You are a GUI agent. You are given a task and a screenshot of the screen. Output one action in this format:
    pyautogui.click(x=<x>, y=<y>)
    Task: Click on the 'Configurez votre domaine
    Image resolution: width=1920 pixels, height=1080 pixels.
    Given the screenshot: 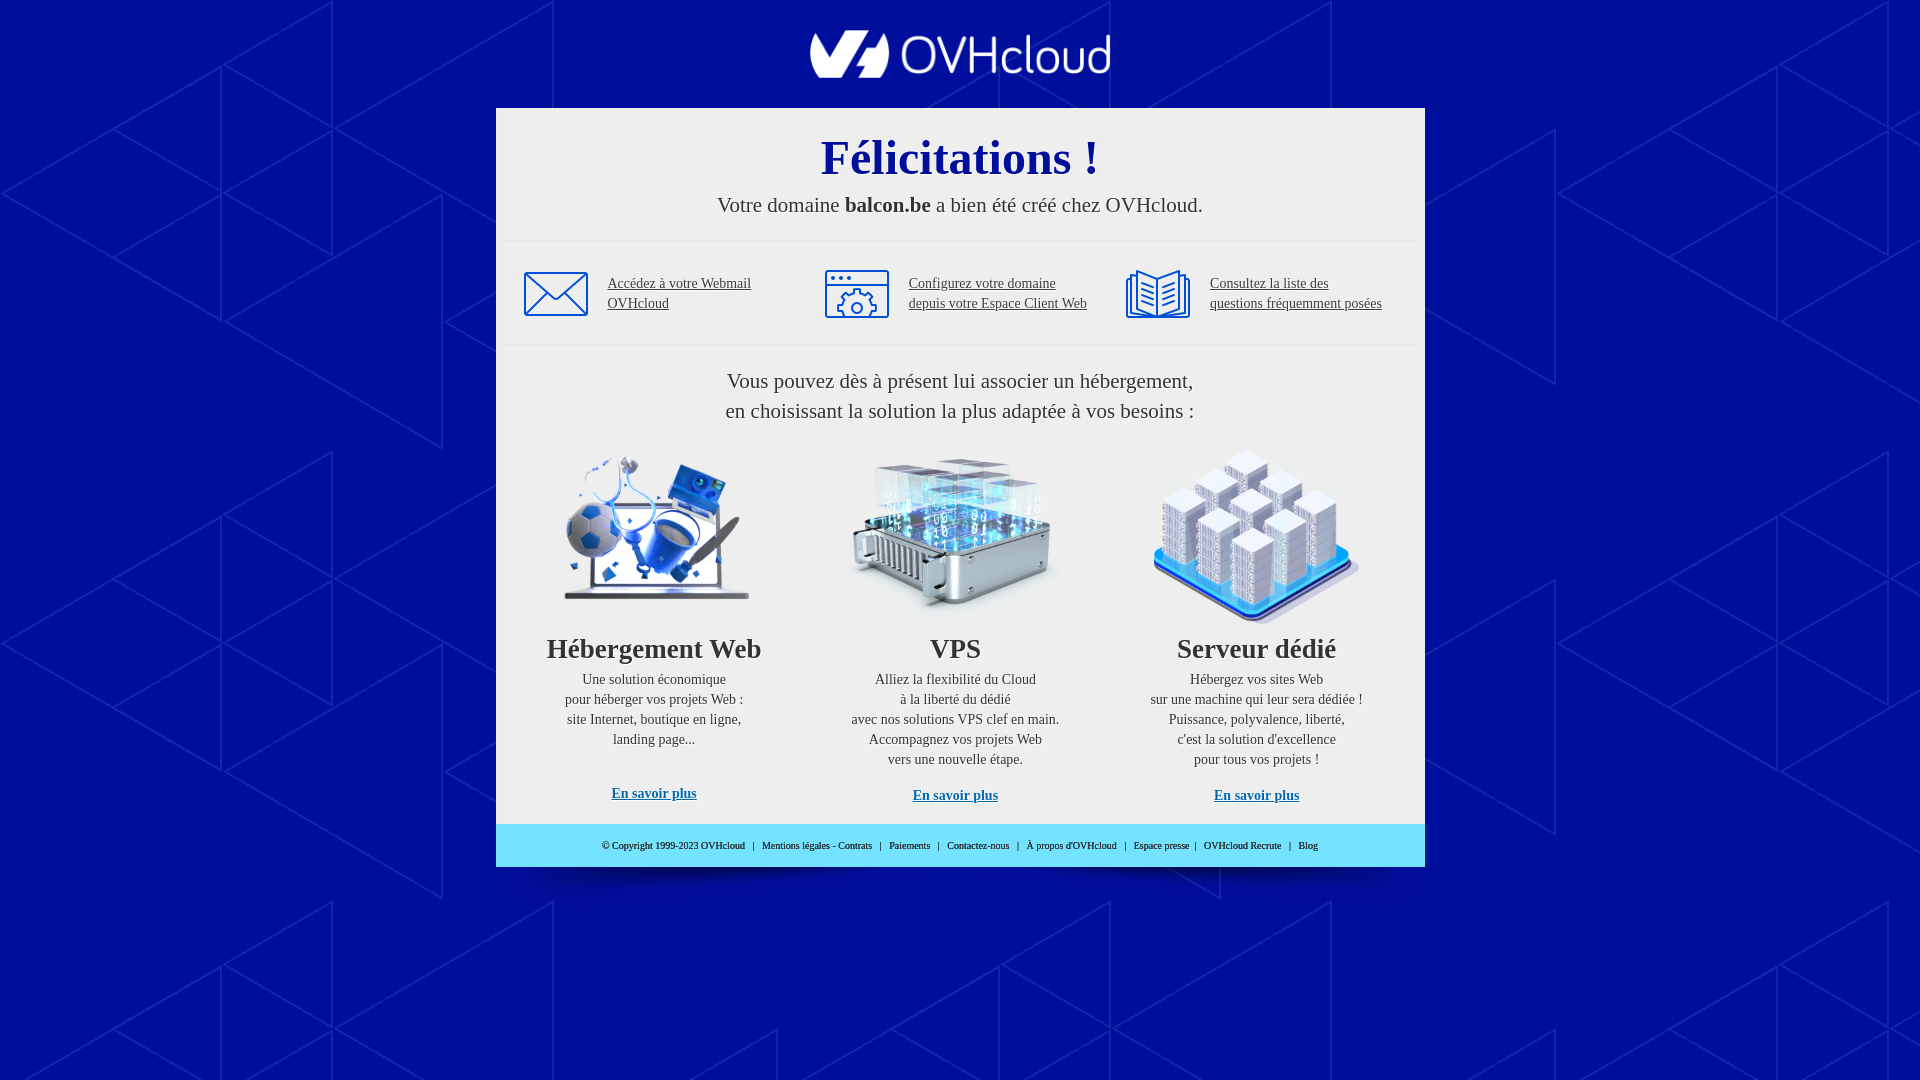 What is the action you would take?
    pyautogui.click(x=998, y=293)
    